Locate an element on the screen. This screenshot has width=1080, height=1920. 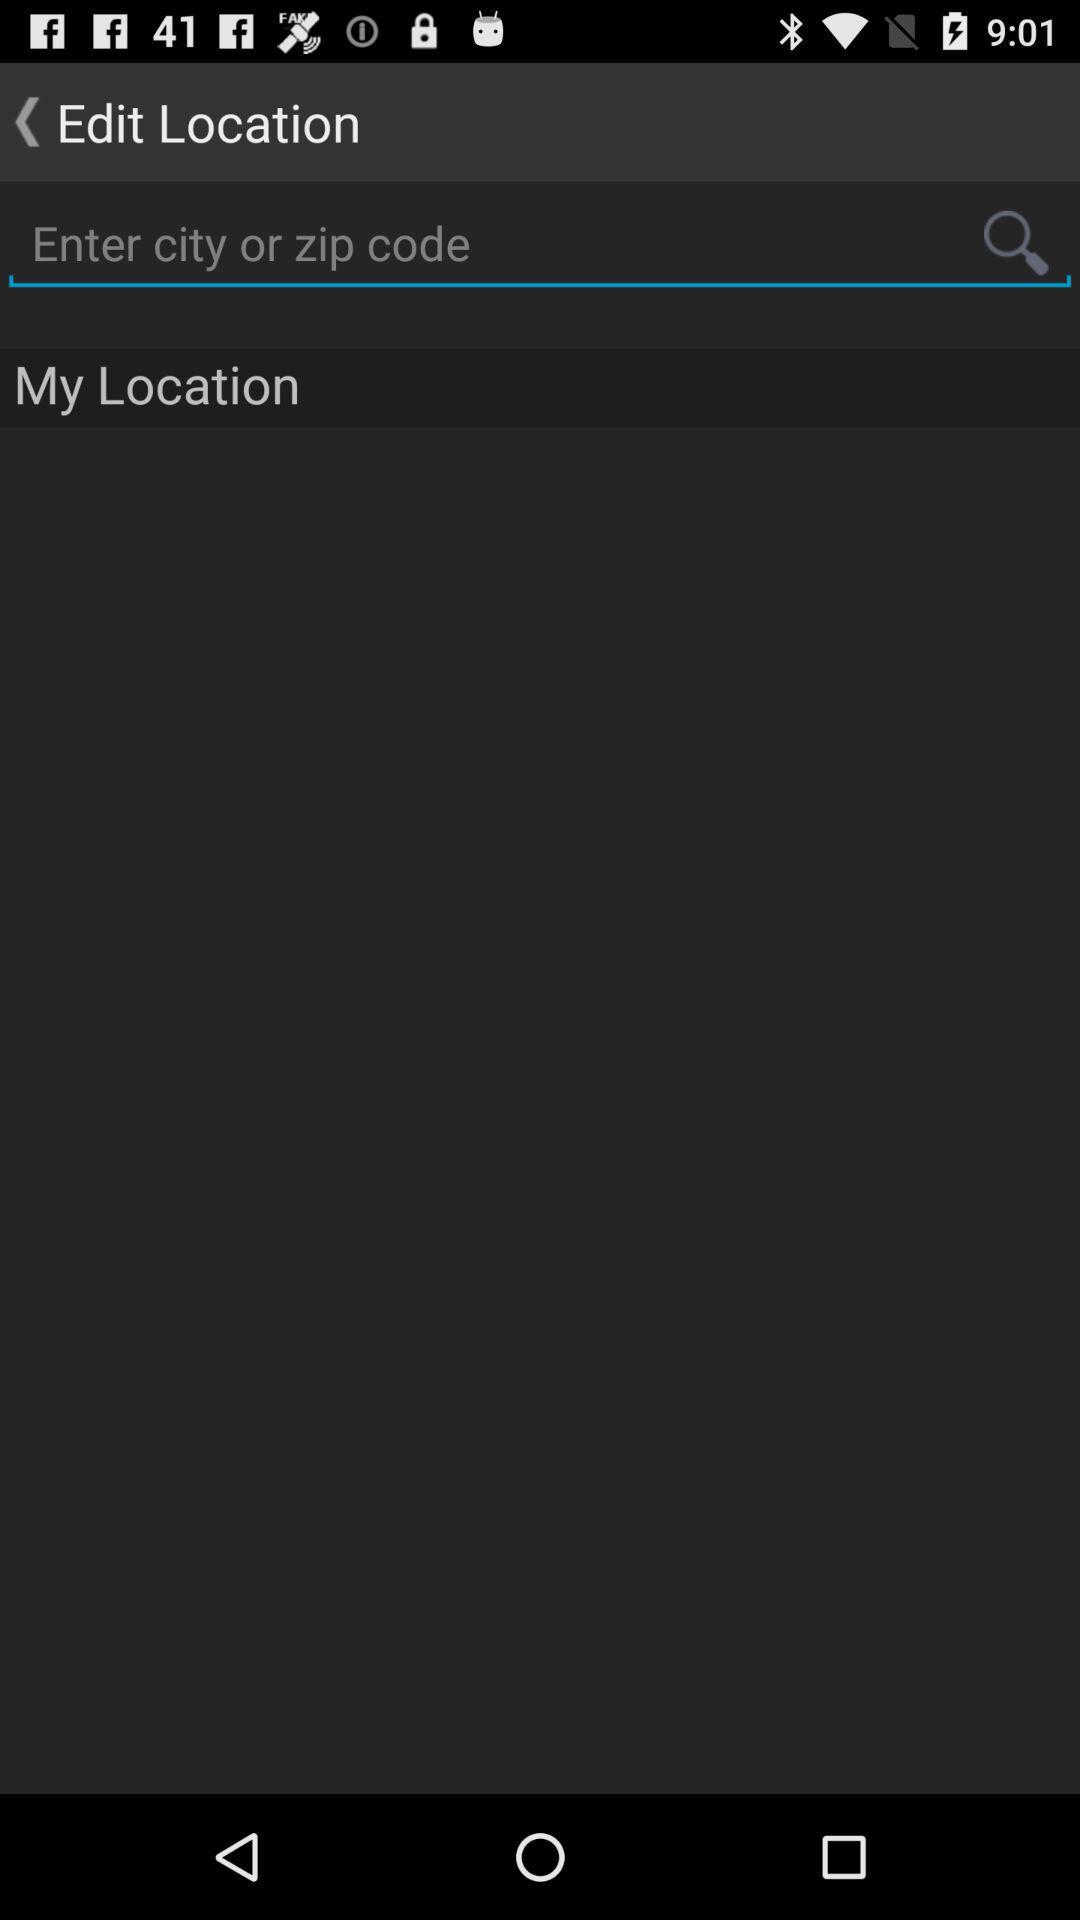
the item at the top left corner is located at coordinates (180, 120).